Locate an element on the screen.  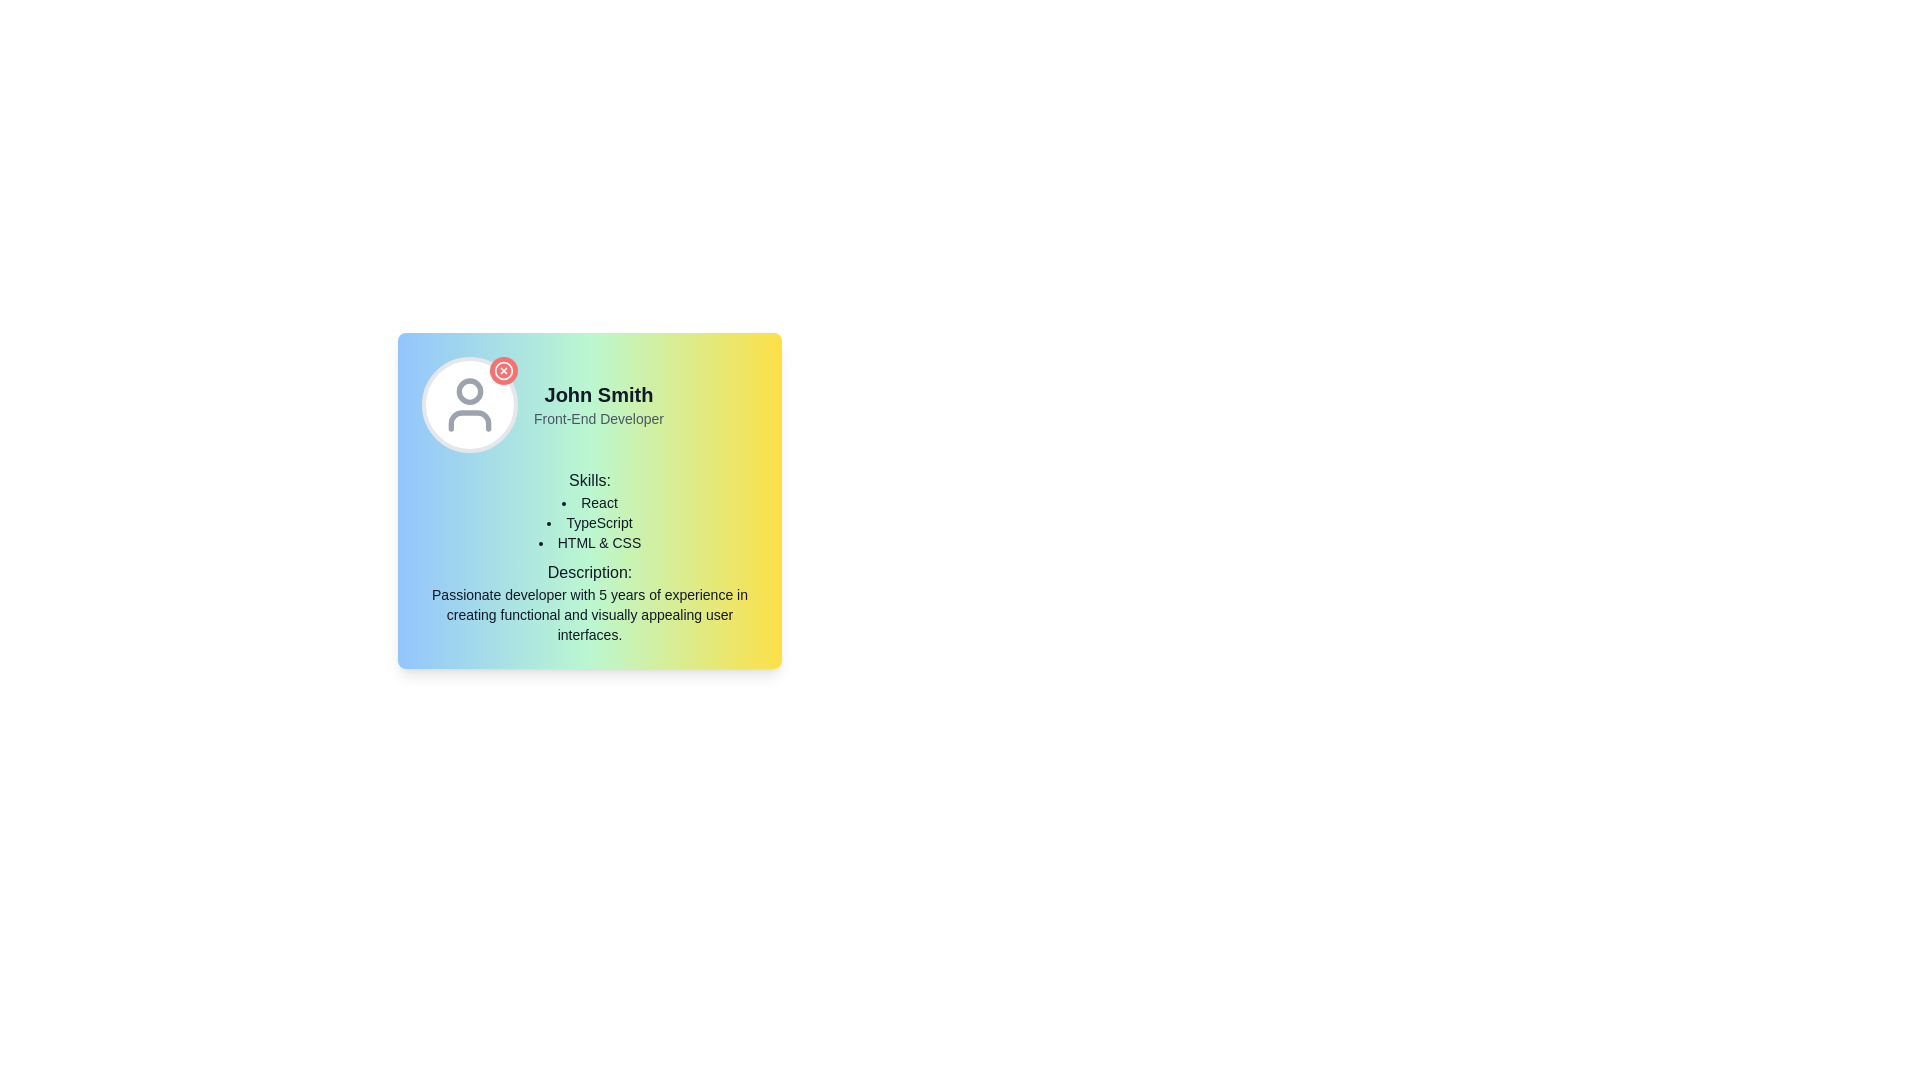
the Bullet List element that displays the skills associated with the profile, located in the 'Skills' section of the card layout, below the 'Skills:' title and above the 'Description' section is located at coordinates (589, 522).